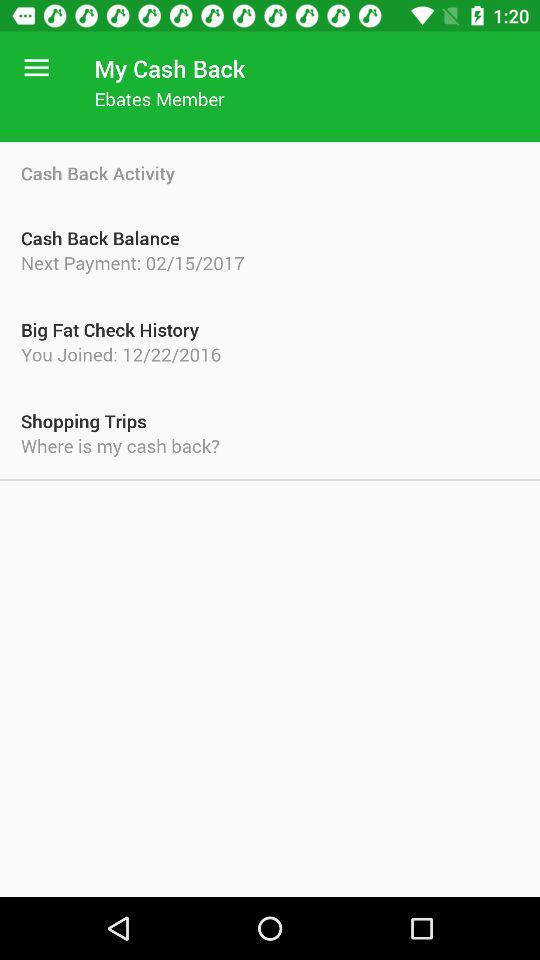  I want to click on item next to the my cash back, so click(36, 68).